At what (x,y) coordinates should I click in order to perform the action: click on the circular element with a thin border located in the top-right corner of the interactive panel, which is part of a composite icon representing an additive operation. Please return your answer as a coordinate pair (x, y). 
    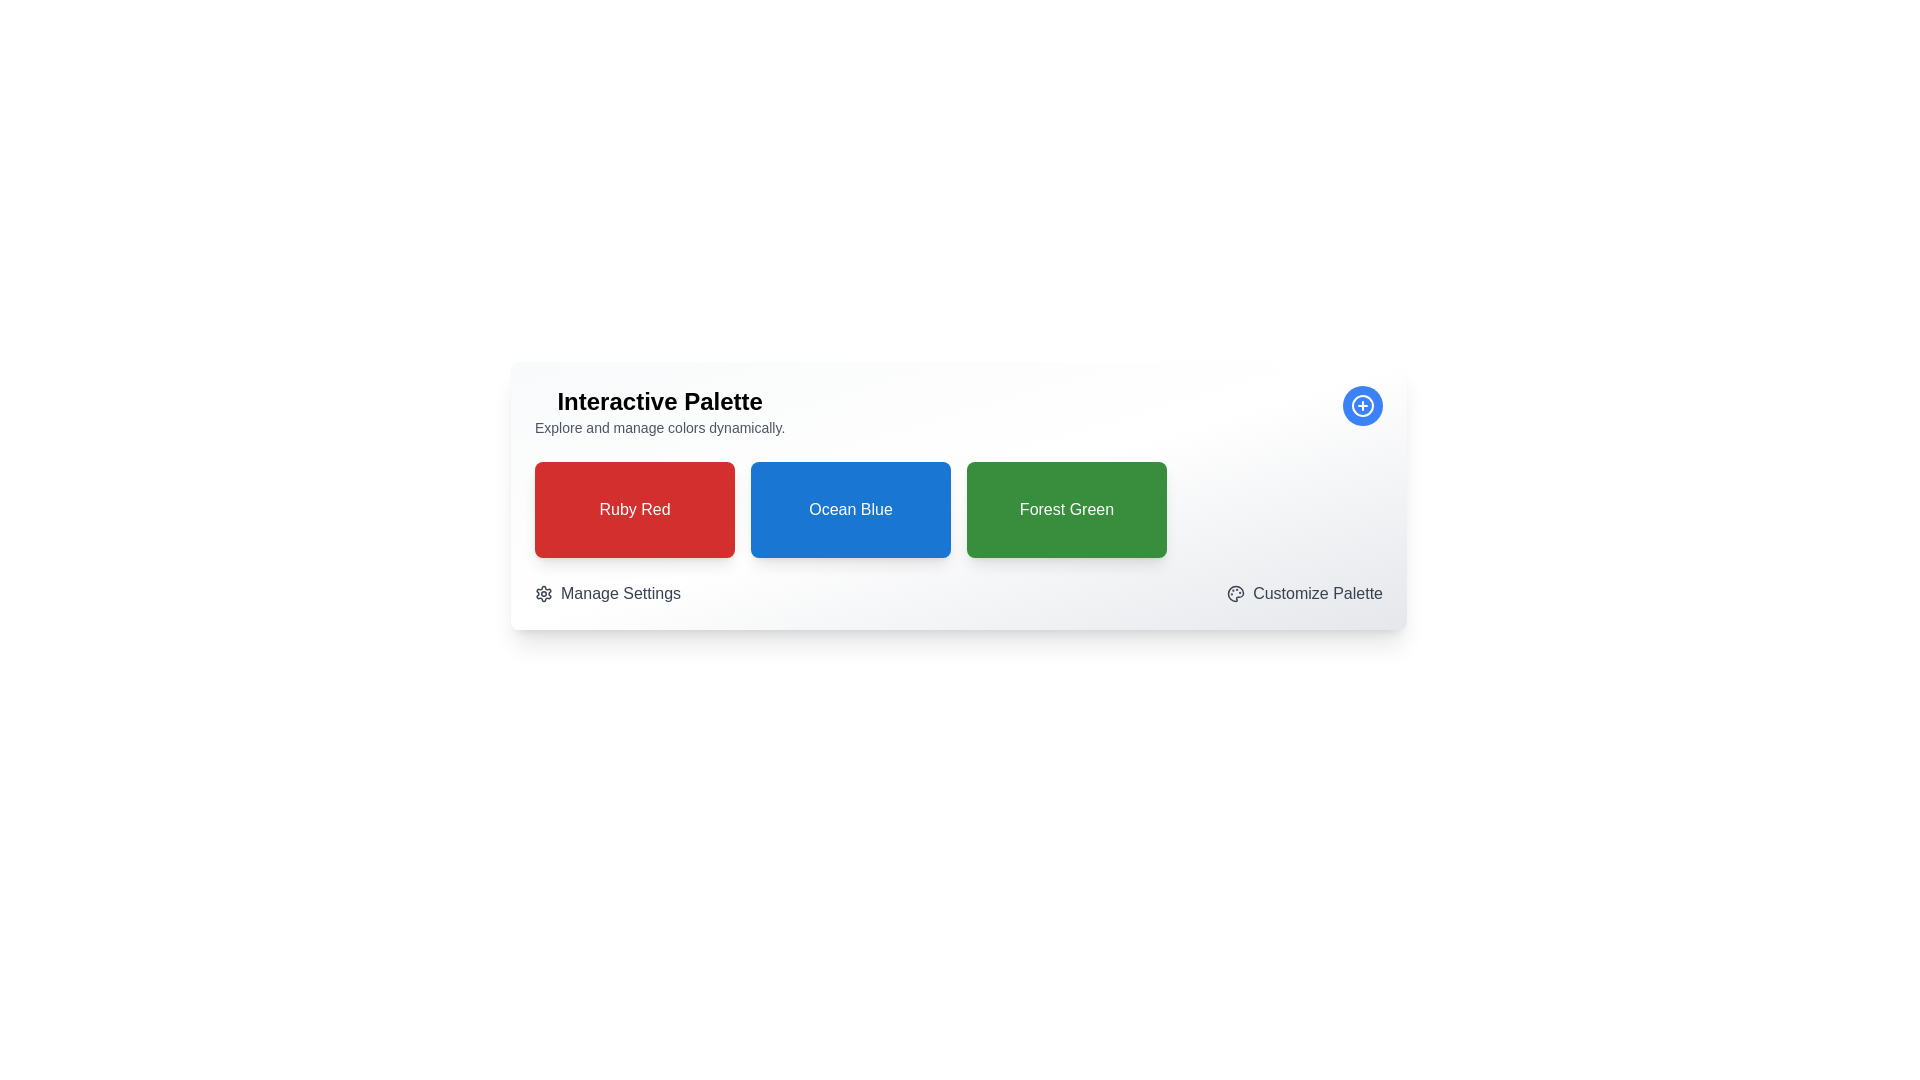
    Looking at the image, I should click on (1362, 405).